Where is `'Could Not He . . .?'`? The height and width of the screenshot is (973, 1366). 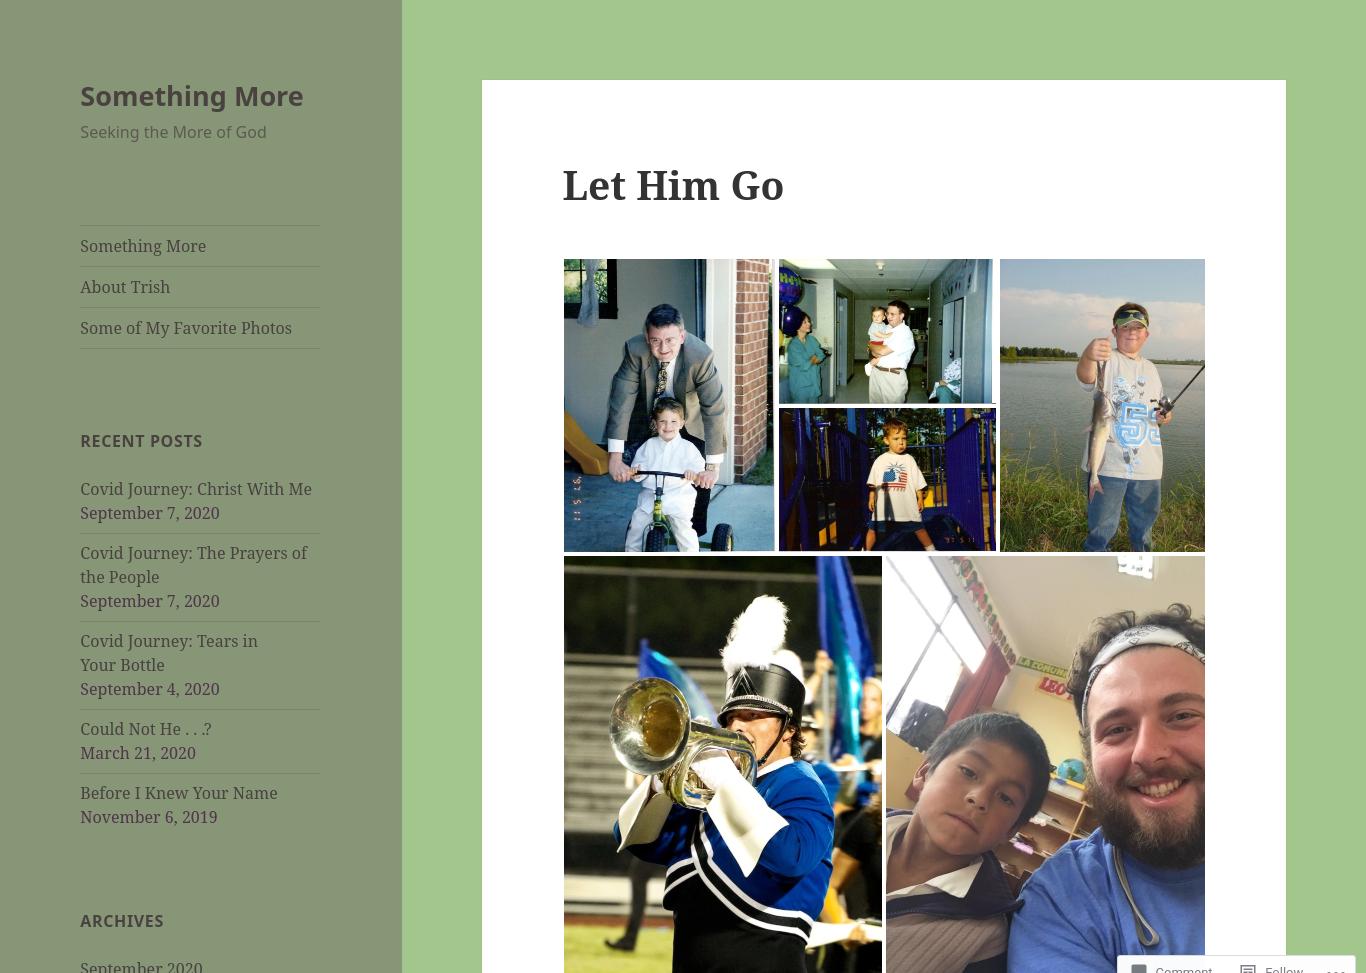
'Could Not He . . .?' is located at coordinates (144, 728).